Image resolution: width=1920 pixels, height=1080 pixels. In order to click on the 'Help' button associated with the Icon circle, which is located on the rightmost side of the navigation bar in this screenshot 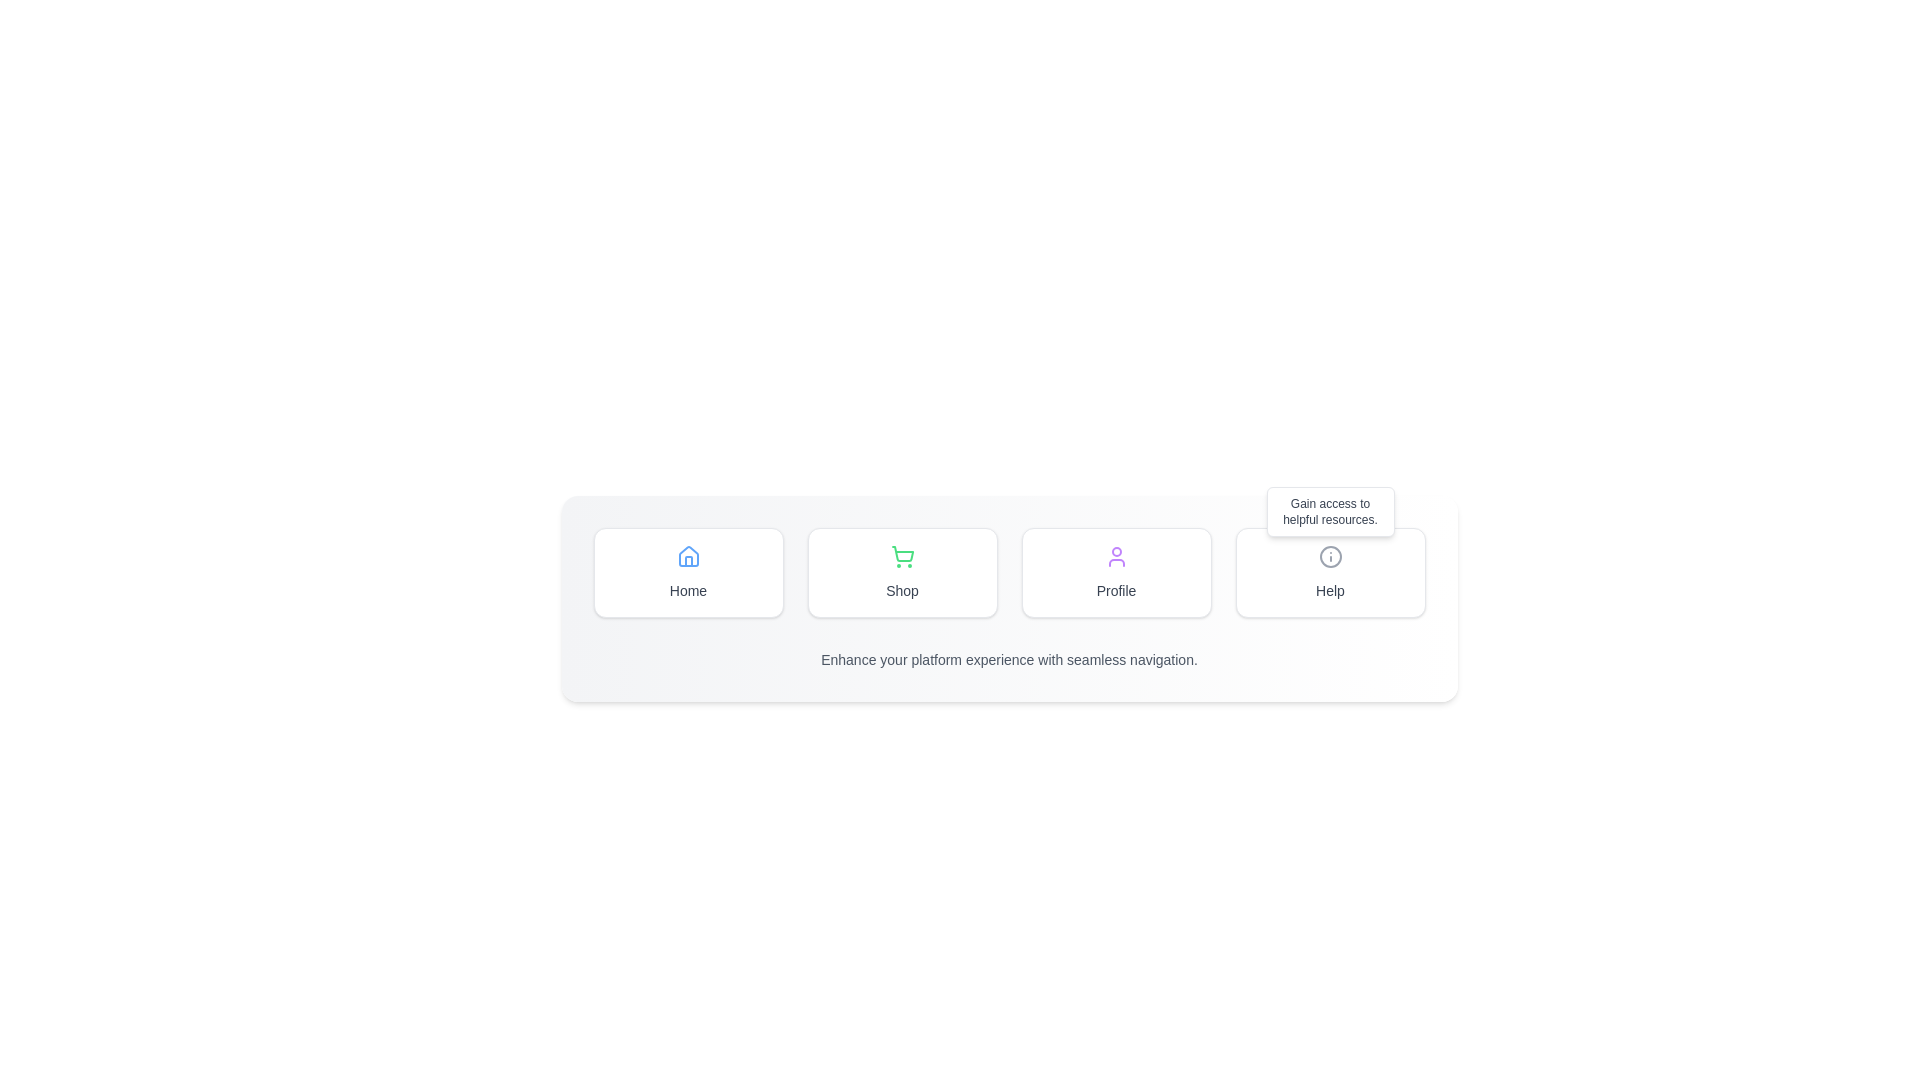, I will do `click(1330, 556)`.